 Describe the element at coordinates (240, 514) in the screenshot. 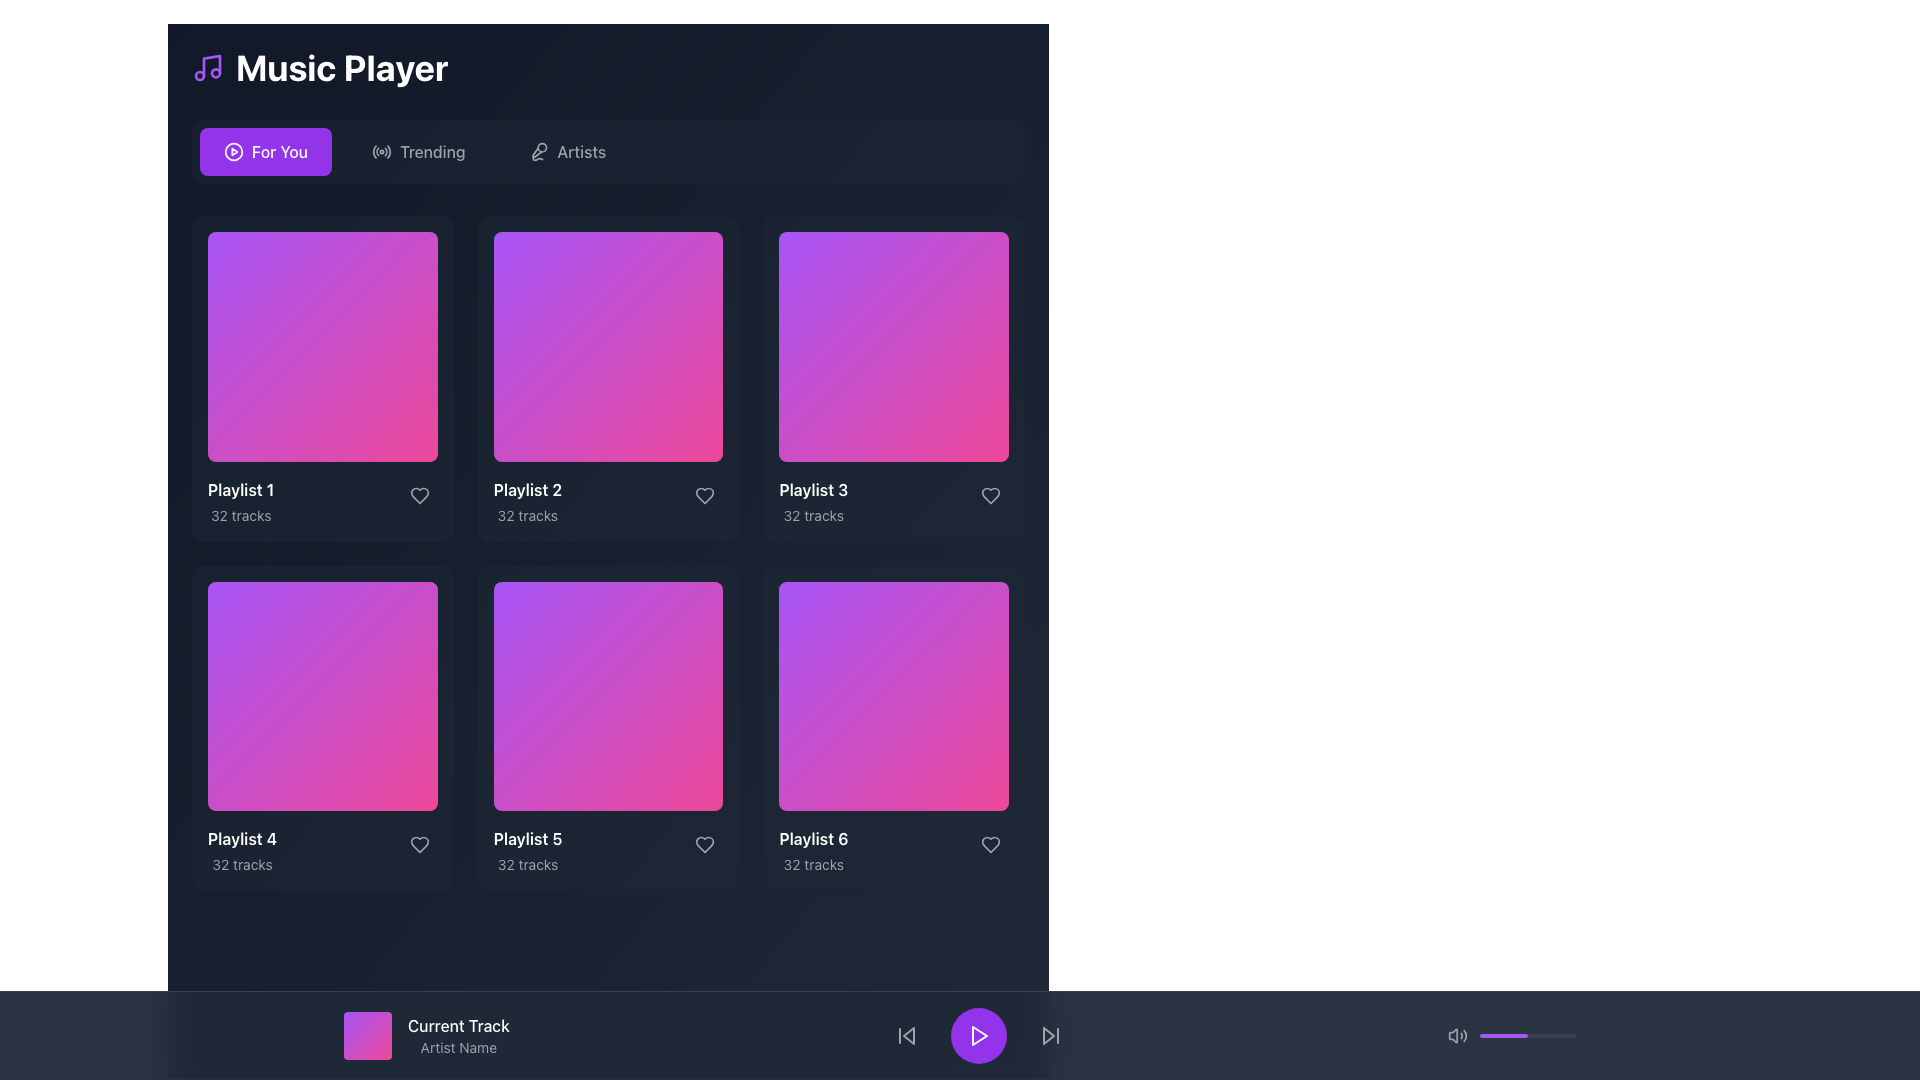

I see `the static text label that displays the number of tracks ('32 tracks') in the first playlist card under the 'Playlist 1' title in the 'For You' section` at that location.